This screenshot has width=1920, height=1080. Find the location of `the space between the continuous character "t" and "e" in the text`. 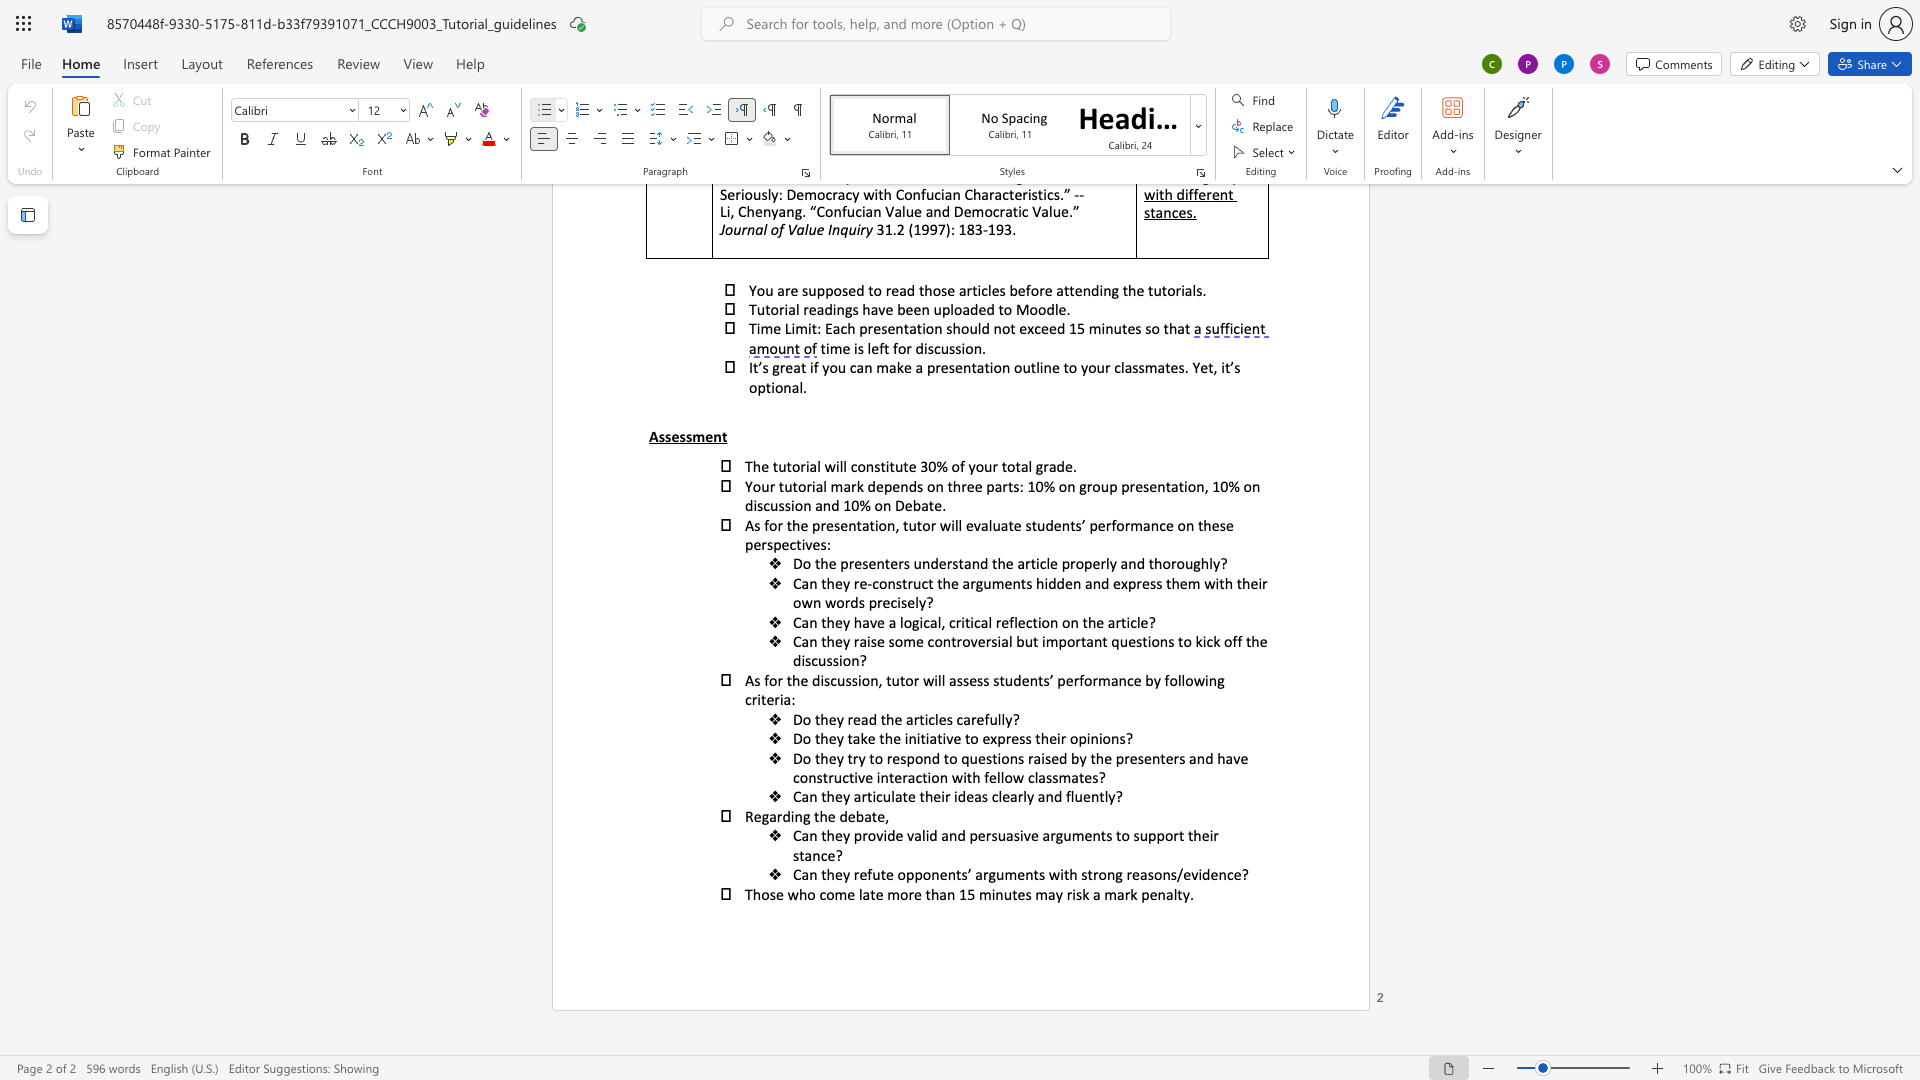

the space between the continuous character "t" and "e" in the text is located at coordinates (877, 816).